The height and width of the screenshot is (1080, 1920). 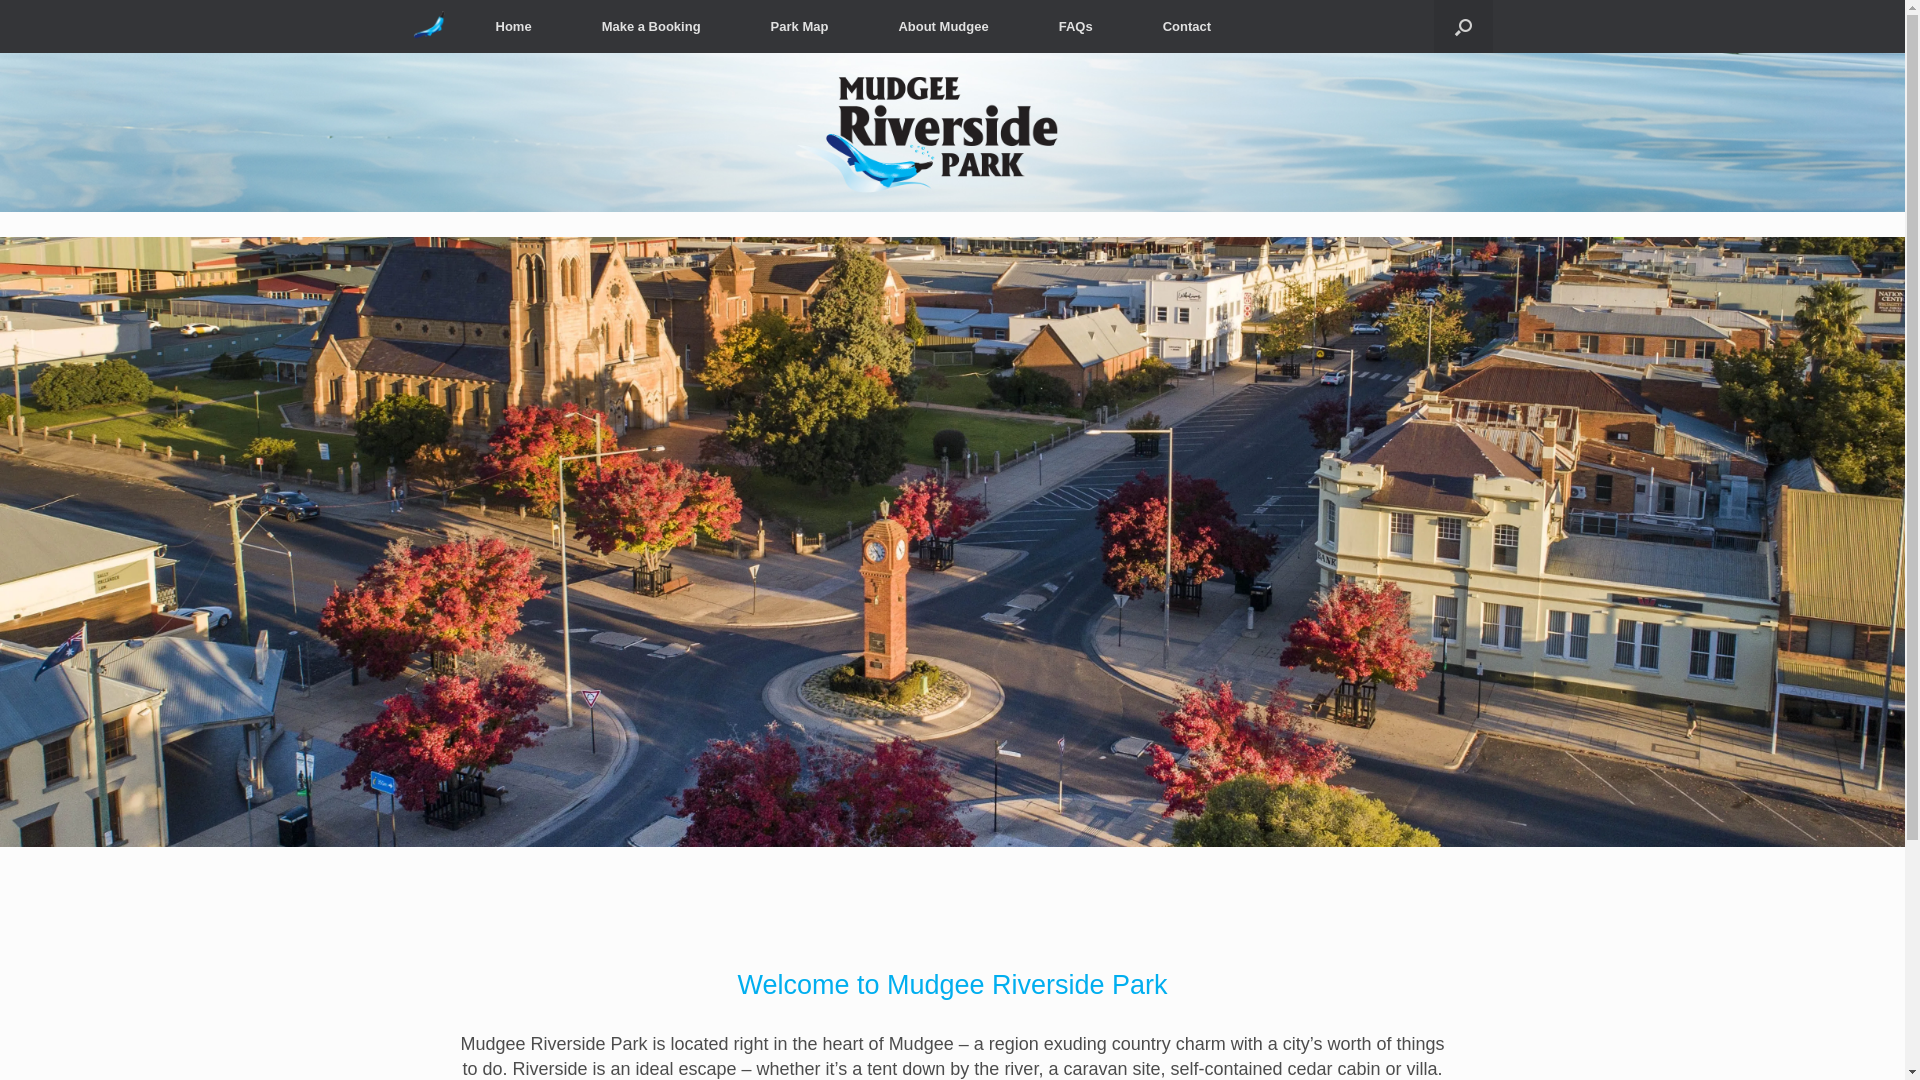 What do you see at coordinates (565, 26) in the screenshot?
I see `'Make a Booking'` at bounding box center [565, 26].